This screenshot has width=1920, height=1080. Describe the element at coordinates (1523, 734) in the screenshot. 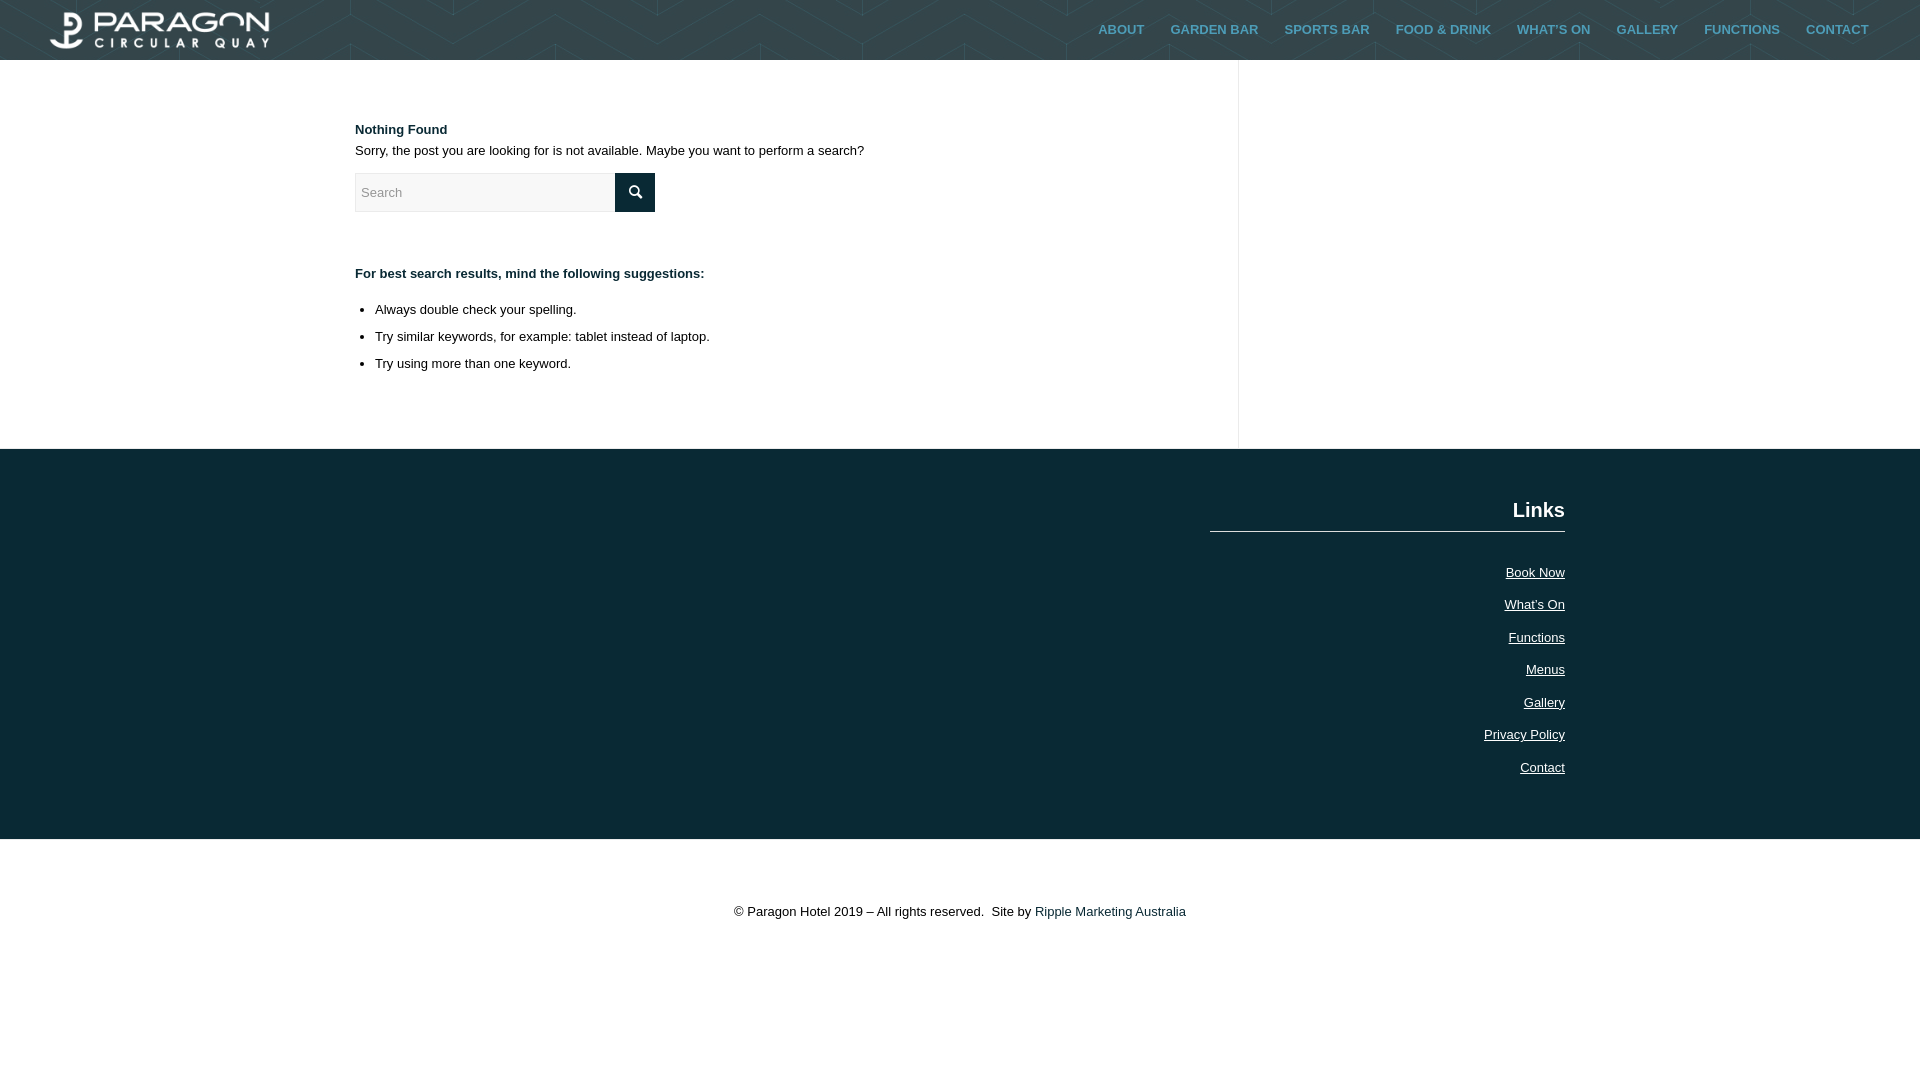

I see `'Privacy Policy'` at that location.